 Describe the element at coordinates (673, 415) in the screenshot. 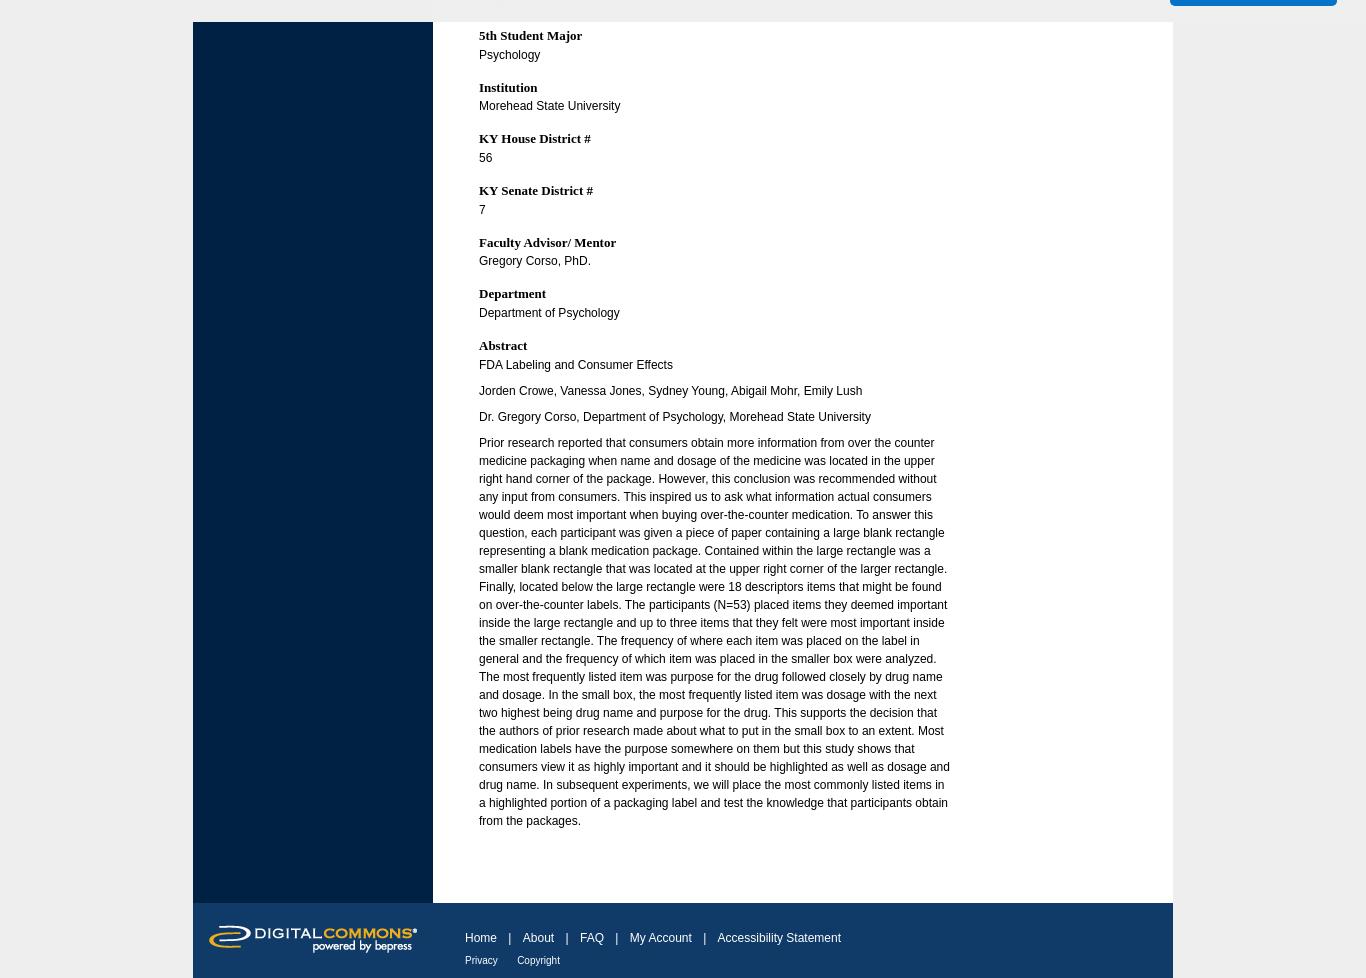

I see `'Dr. Gregory Corso, Department of Psychology, Morehead State University'` at that location.